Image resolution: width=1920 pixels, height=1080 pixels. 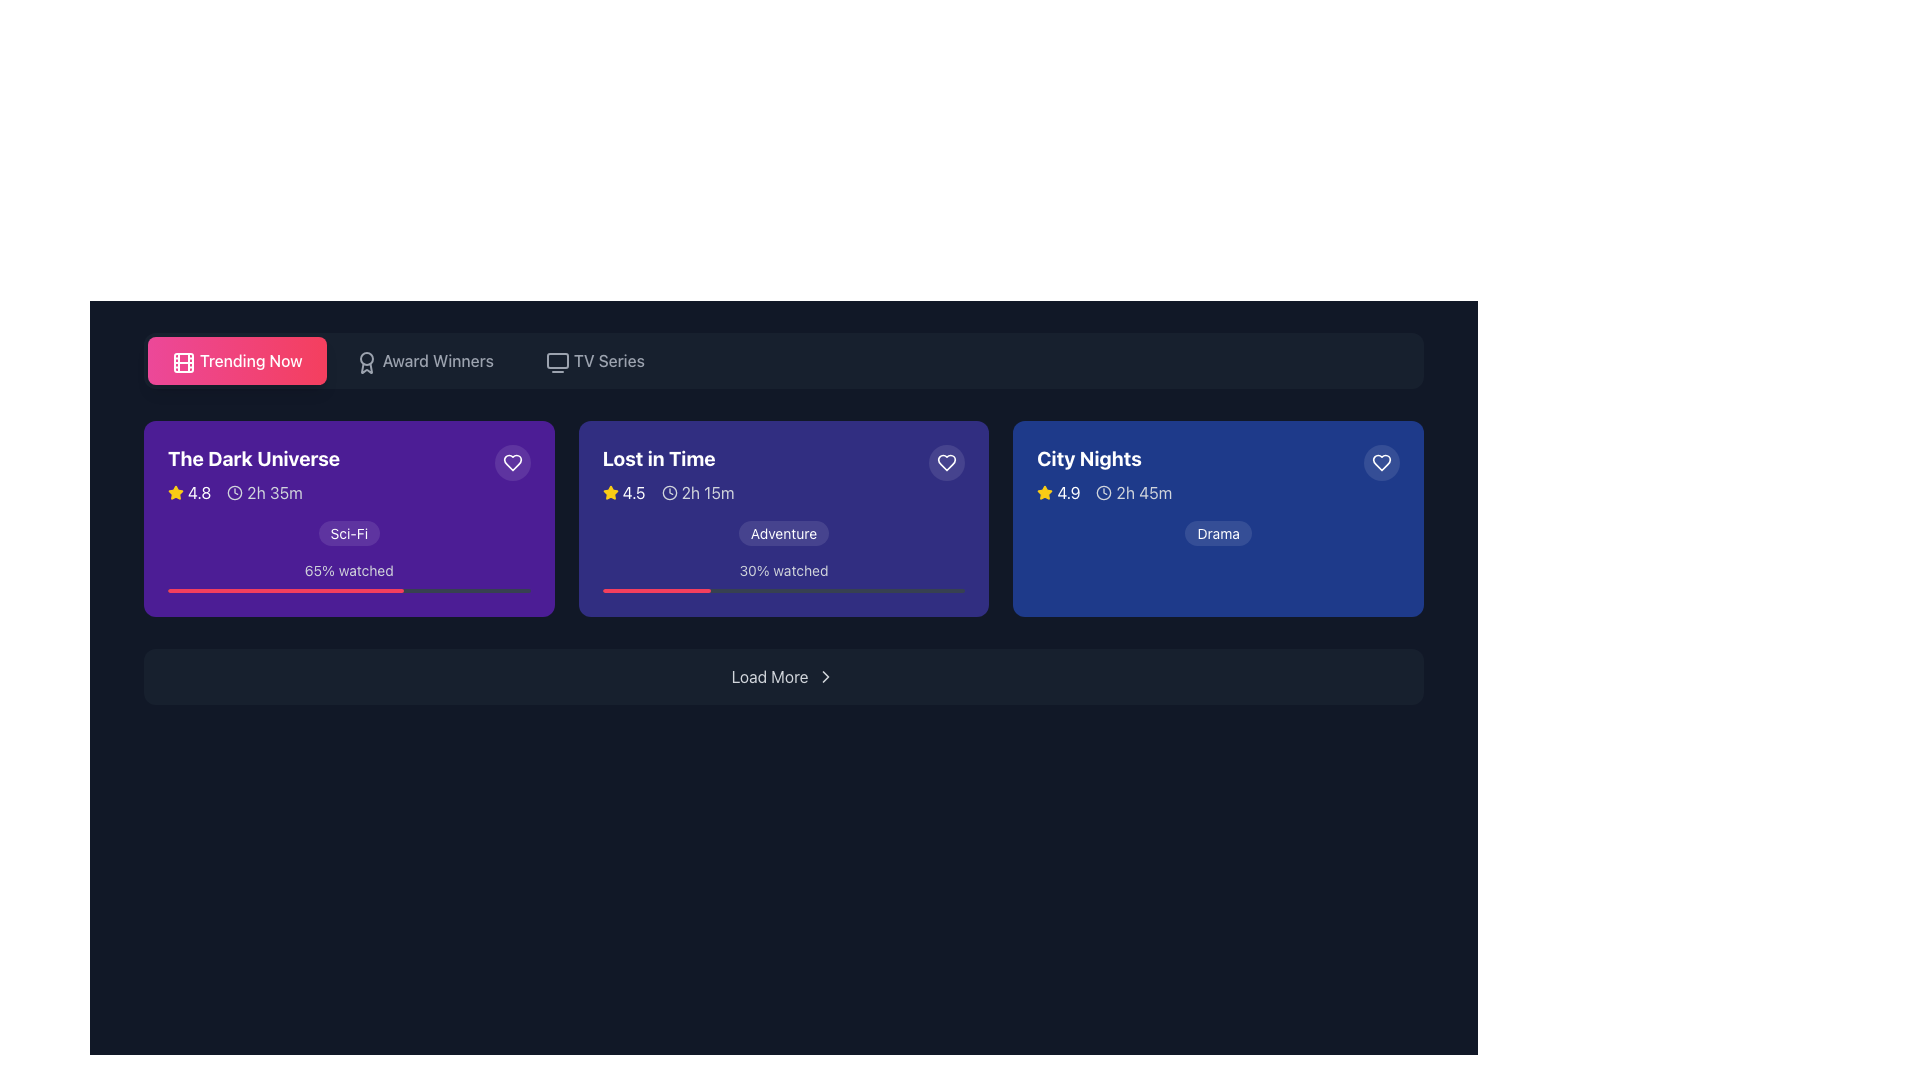 What do you see at coordinates (253, 459) in the screenshot?
I see `the Text Label that serves as the title of the movie card, positioned at the top-left corner of the purple card` at bounding box center [253, 459].